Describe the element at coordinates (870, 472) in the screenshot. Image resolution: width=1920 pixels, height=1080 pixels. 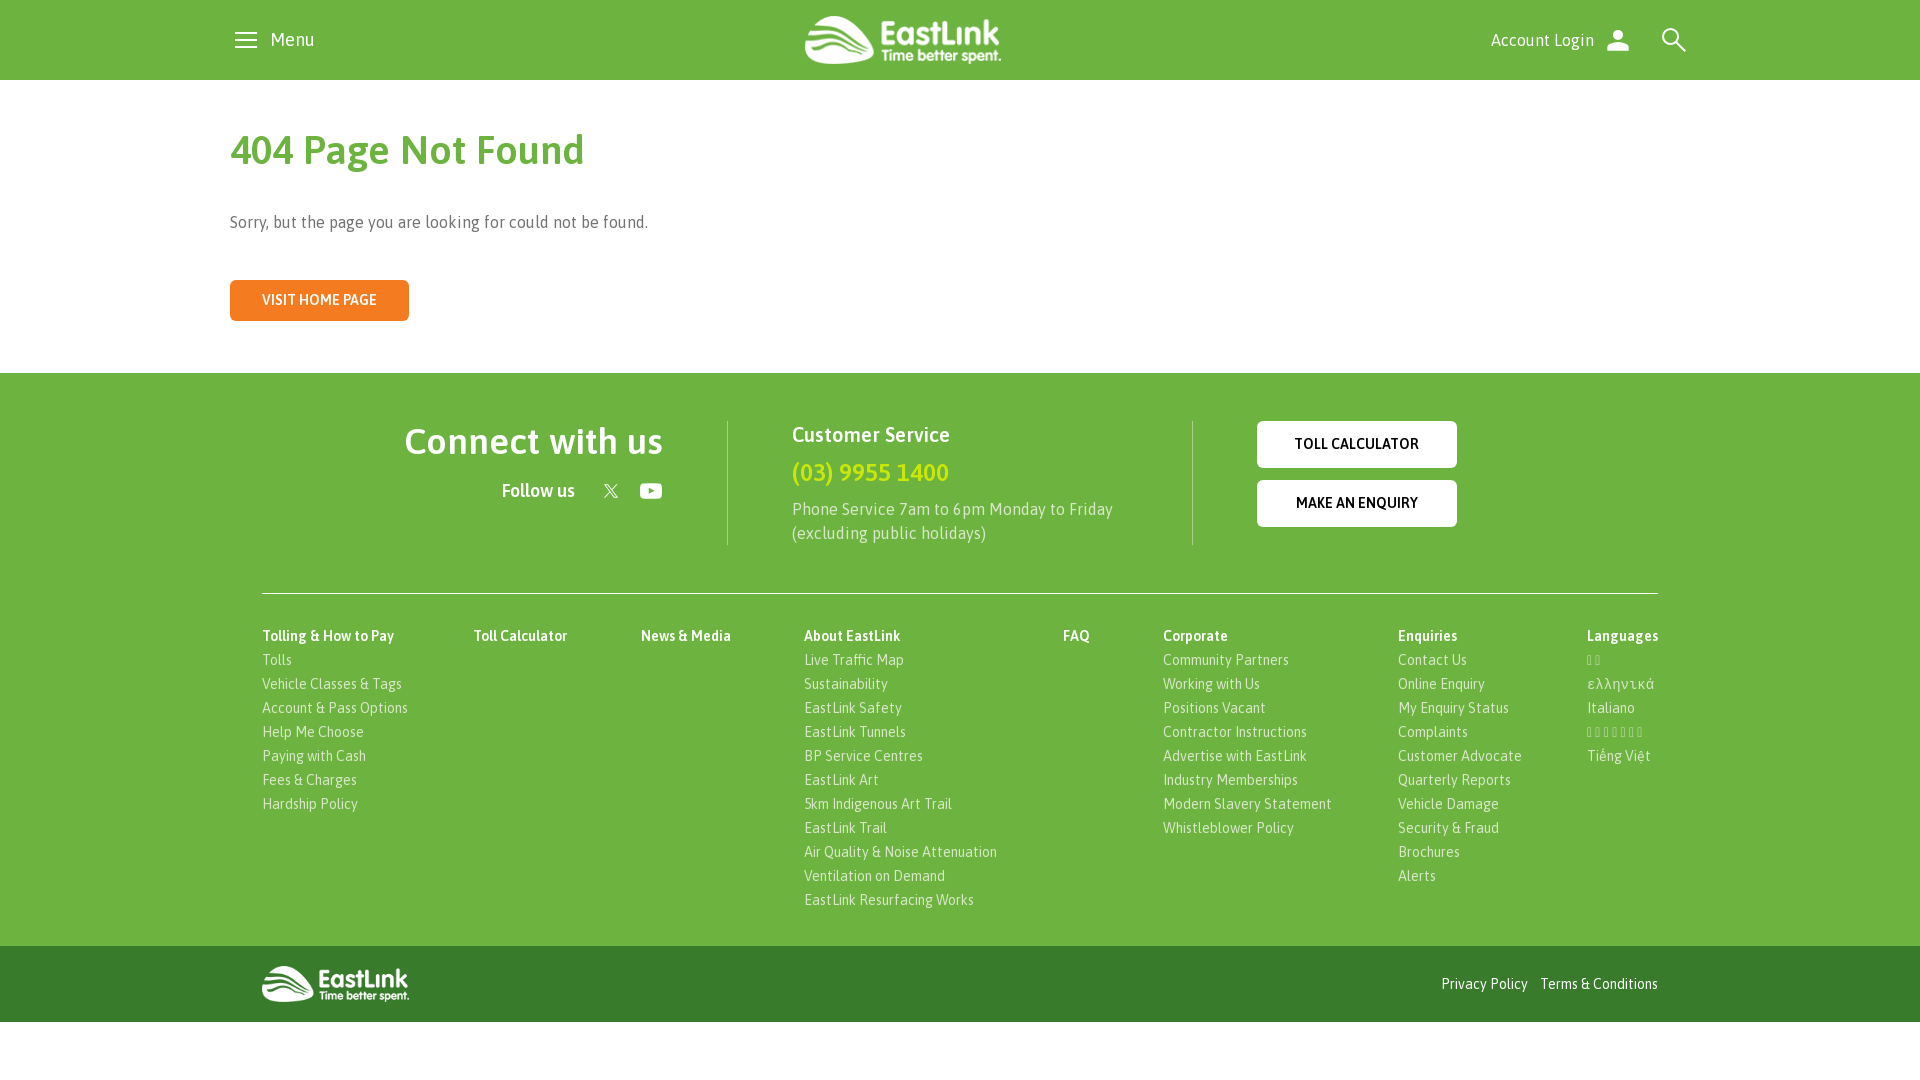
I see `'(03) 9955 1400'` at that location.